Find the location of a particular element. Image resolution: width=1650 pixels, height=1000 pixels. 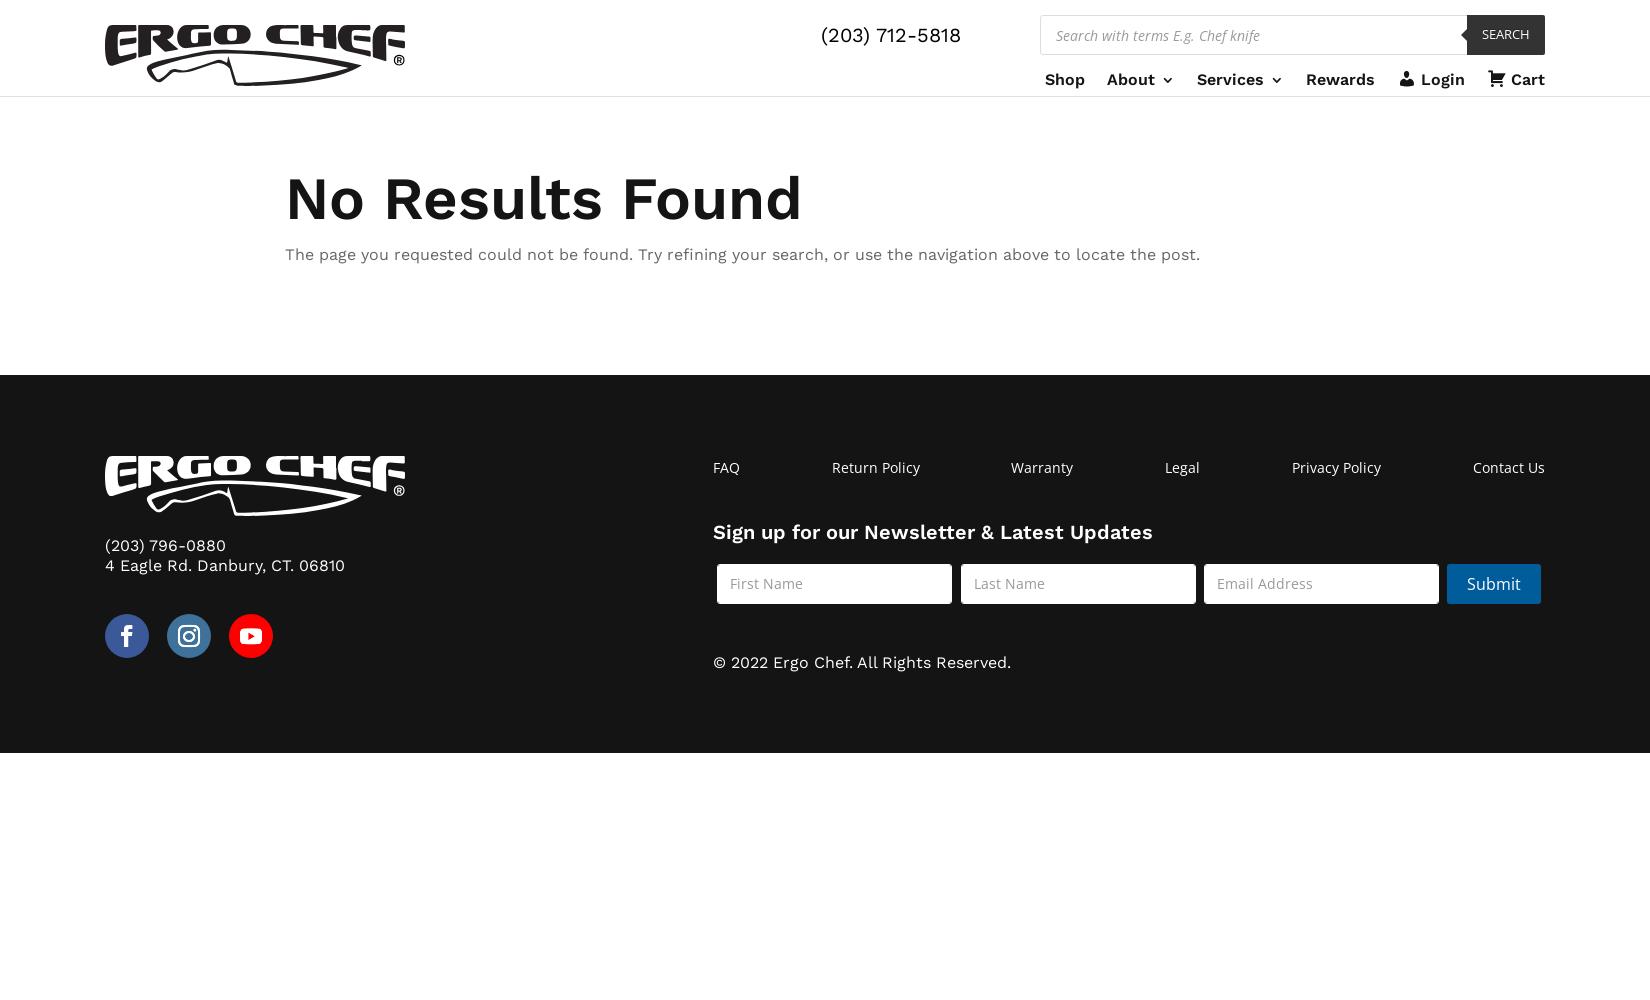

'Resources' is located at coordinates (1177, 177).